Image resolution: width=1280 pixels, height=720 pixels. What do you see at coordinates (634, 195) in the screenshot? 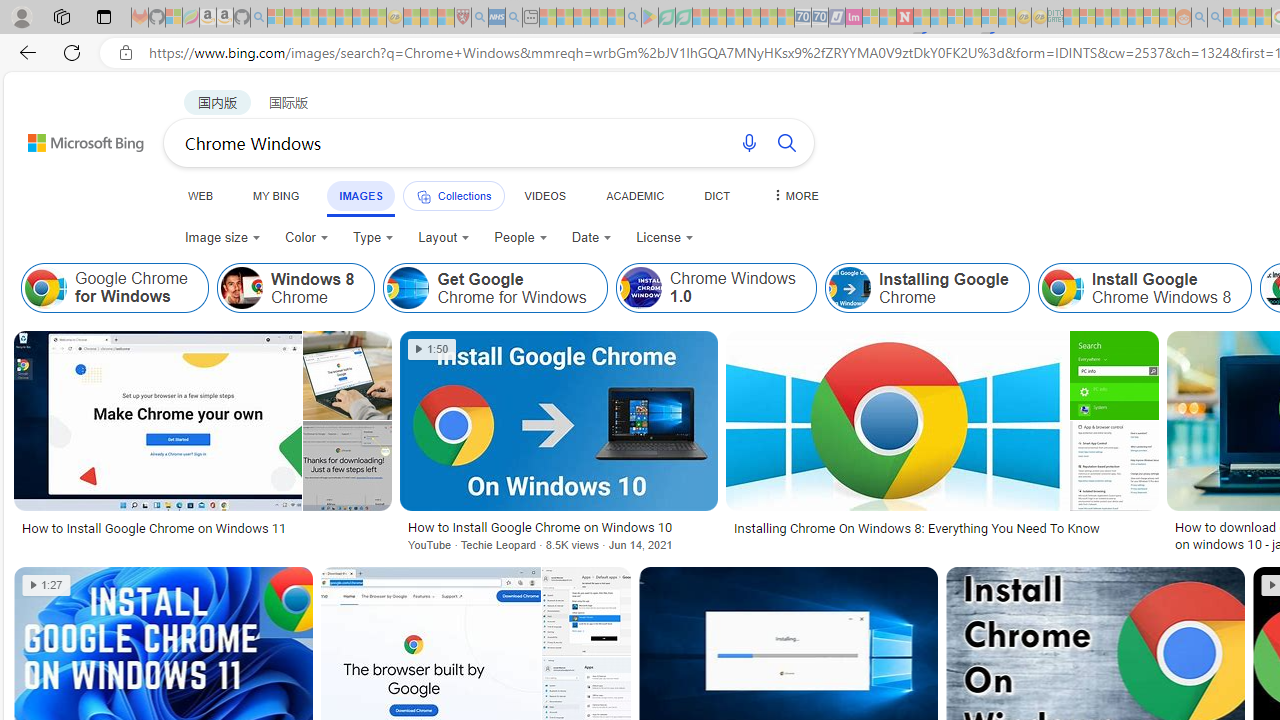
I see `'ACADEMIC'` at bounding box center [634, 195].